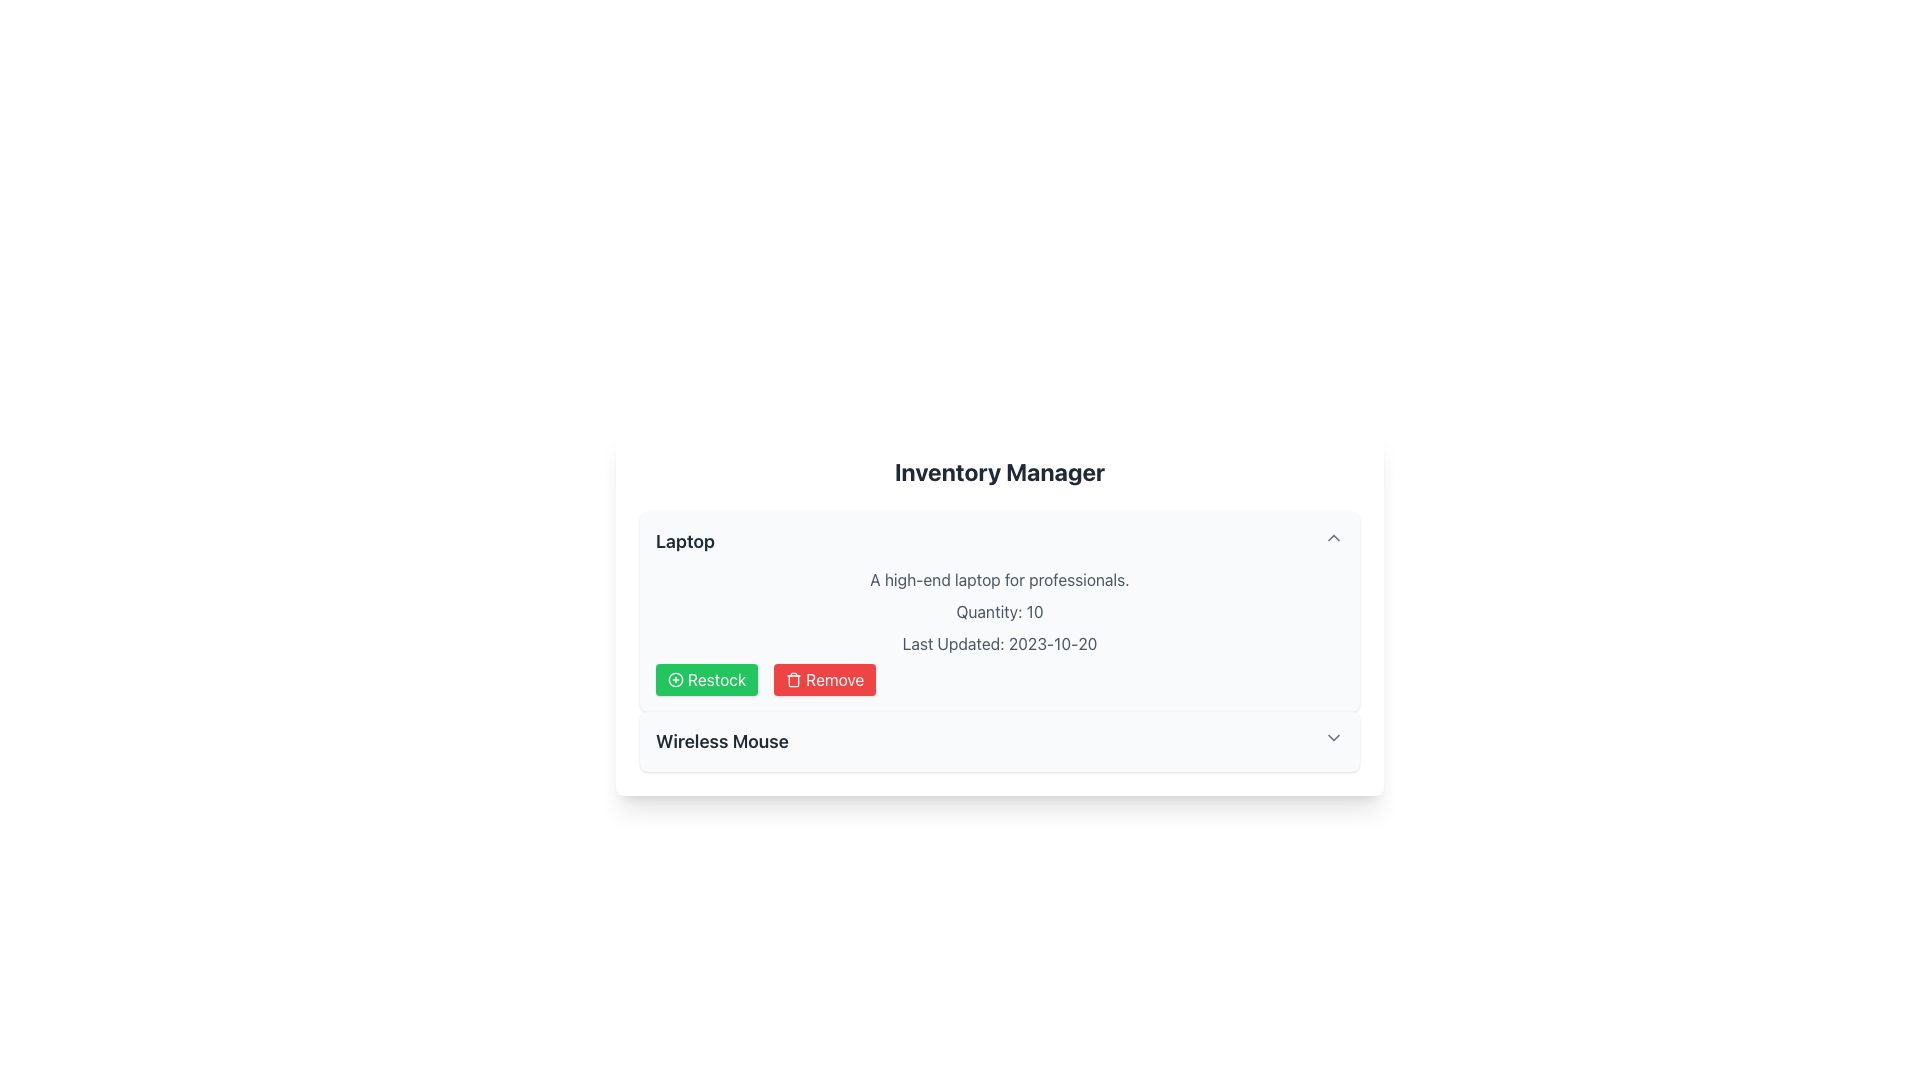  Describe the element at coordinates (676, 678) in the screenshot. I see `the central SVG Circle that serves as the background for the 'add' button with a plus icon, located within the lower section of an inventory item's entry` at that location.